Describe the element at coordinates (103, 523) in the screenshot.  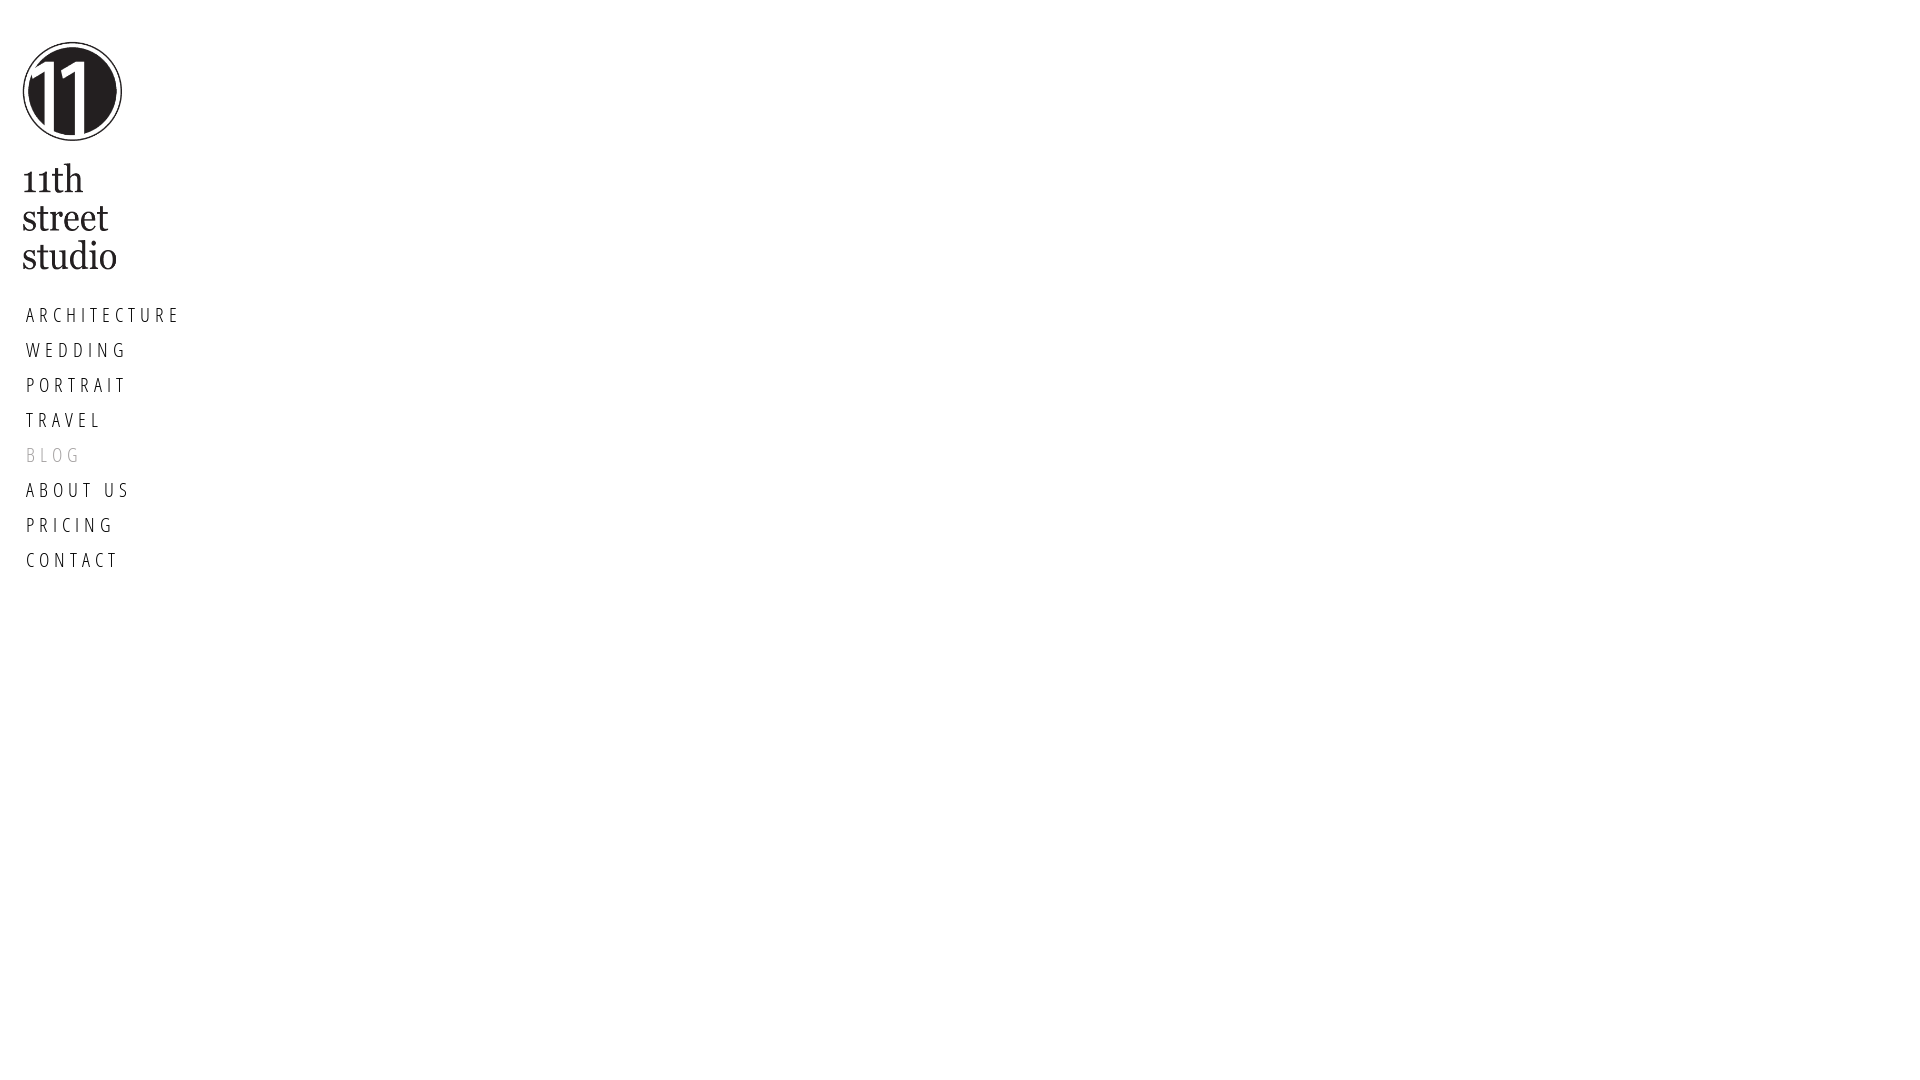
I see `'PRICING'` at that location.